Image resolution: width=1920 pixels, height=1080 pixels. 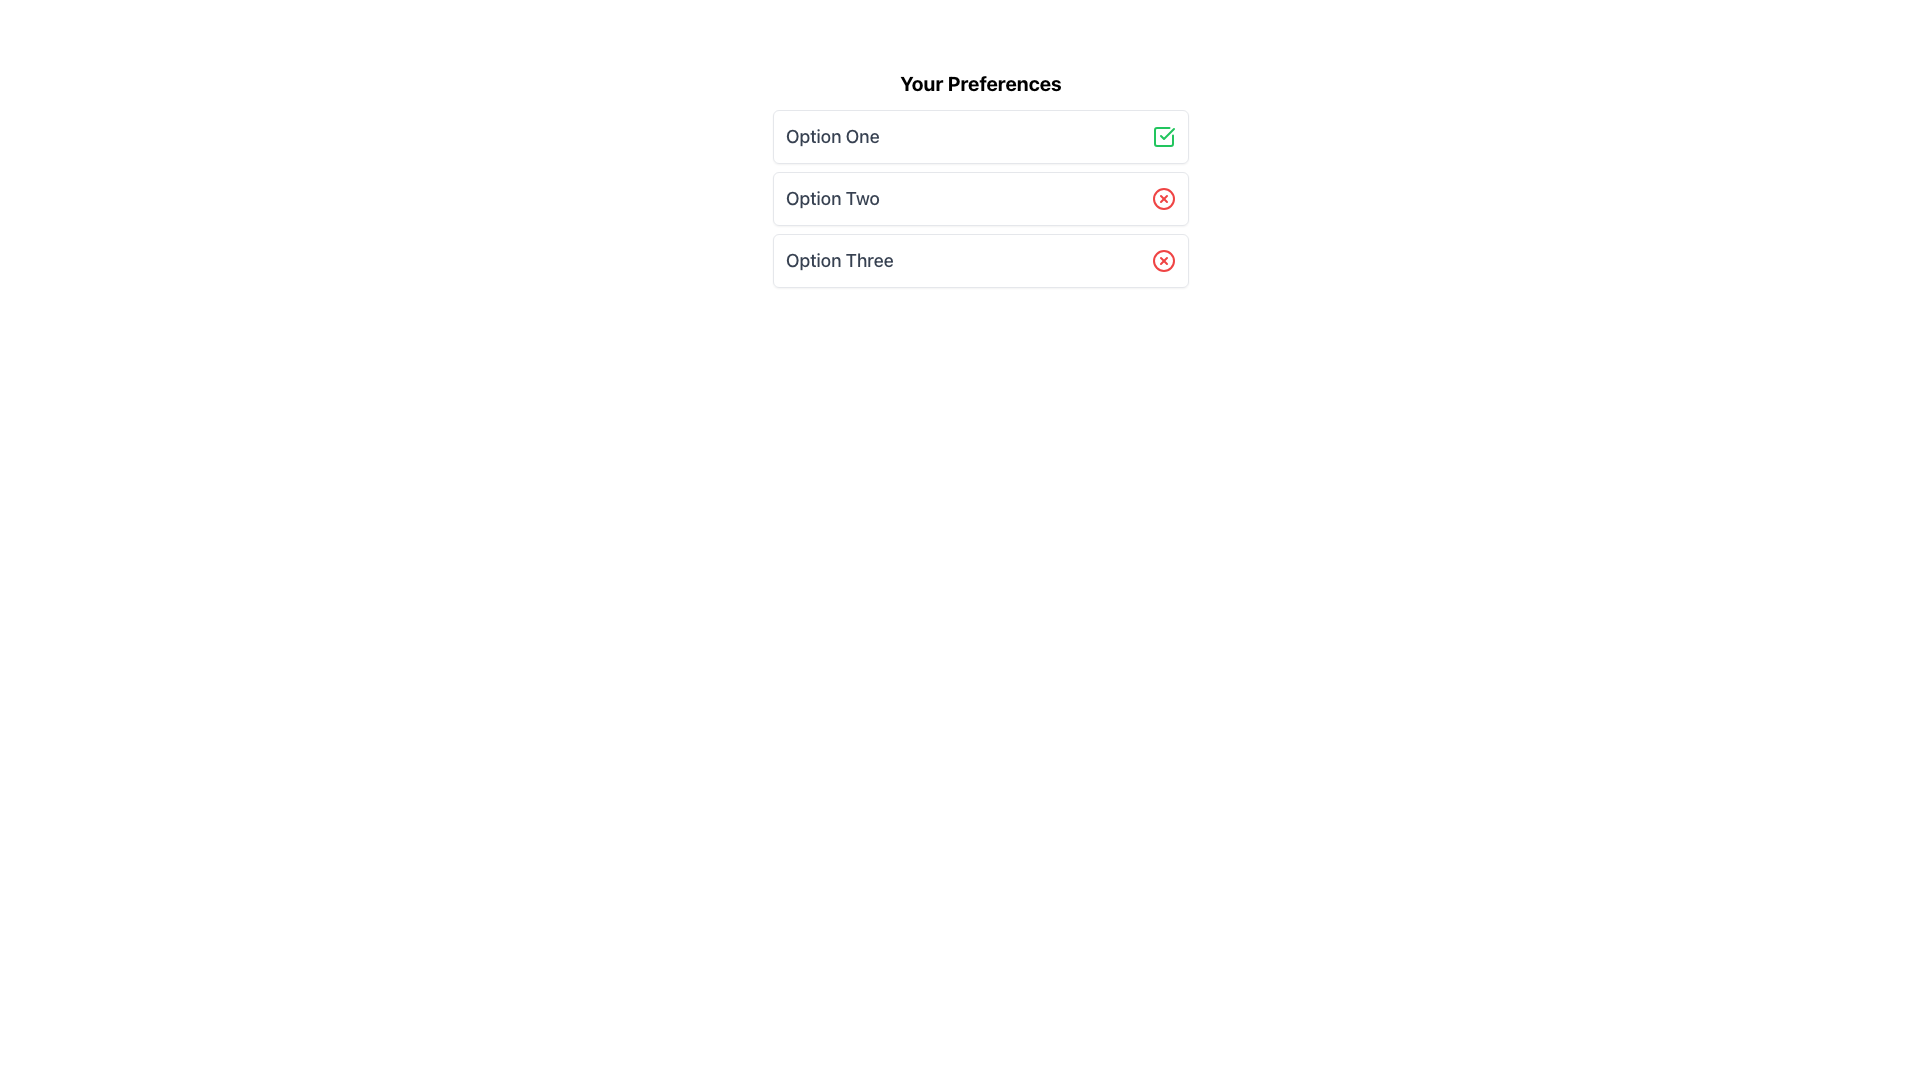 I want to click on the text label displaying 'Option Two', which is the second item in the 'Your Preferences' list, so click(x=832, y=198).